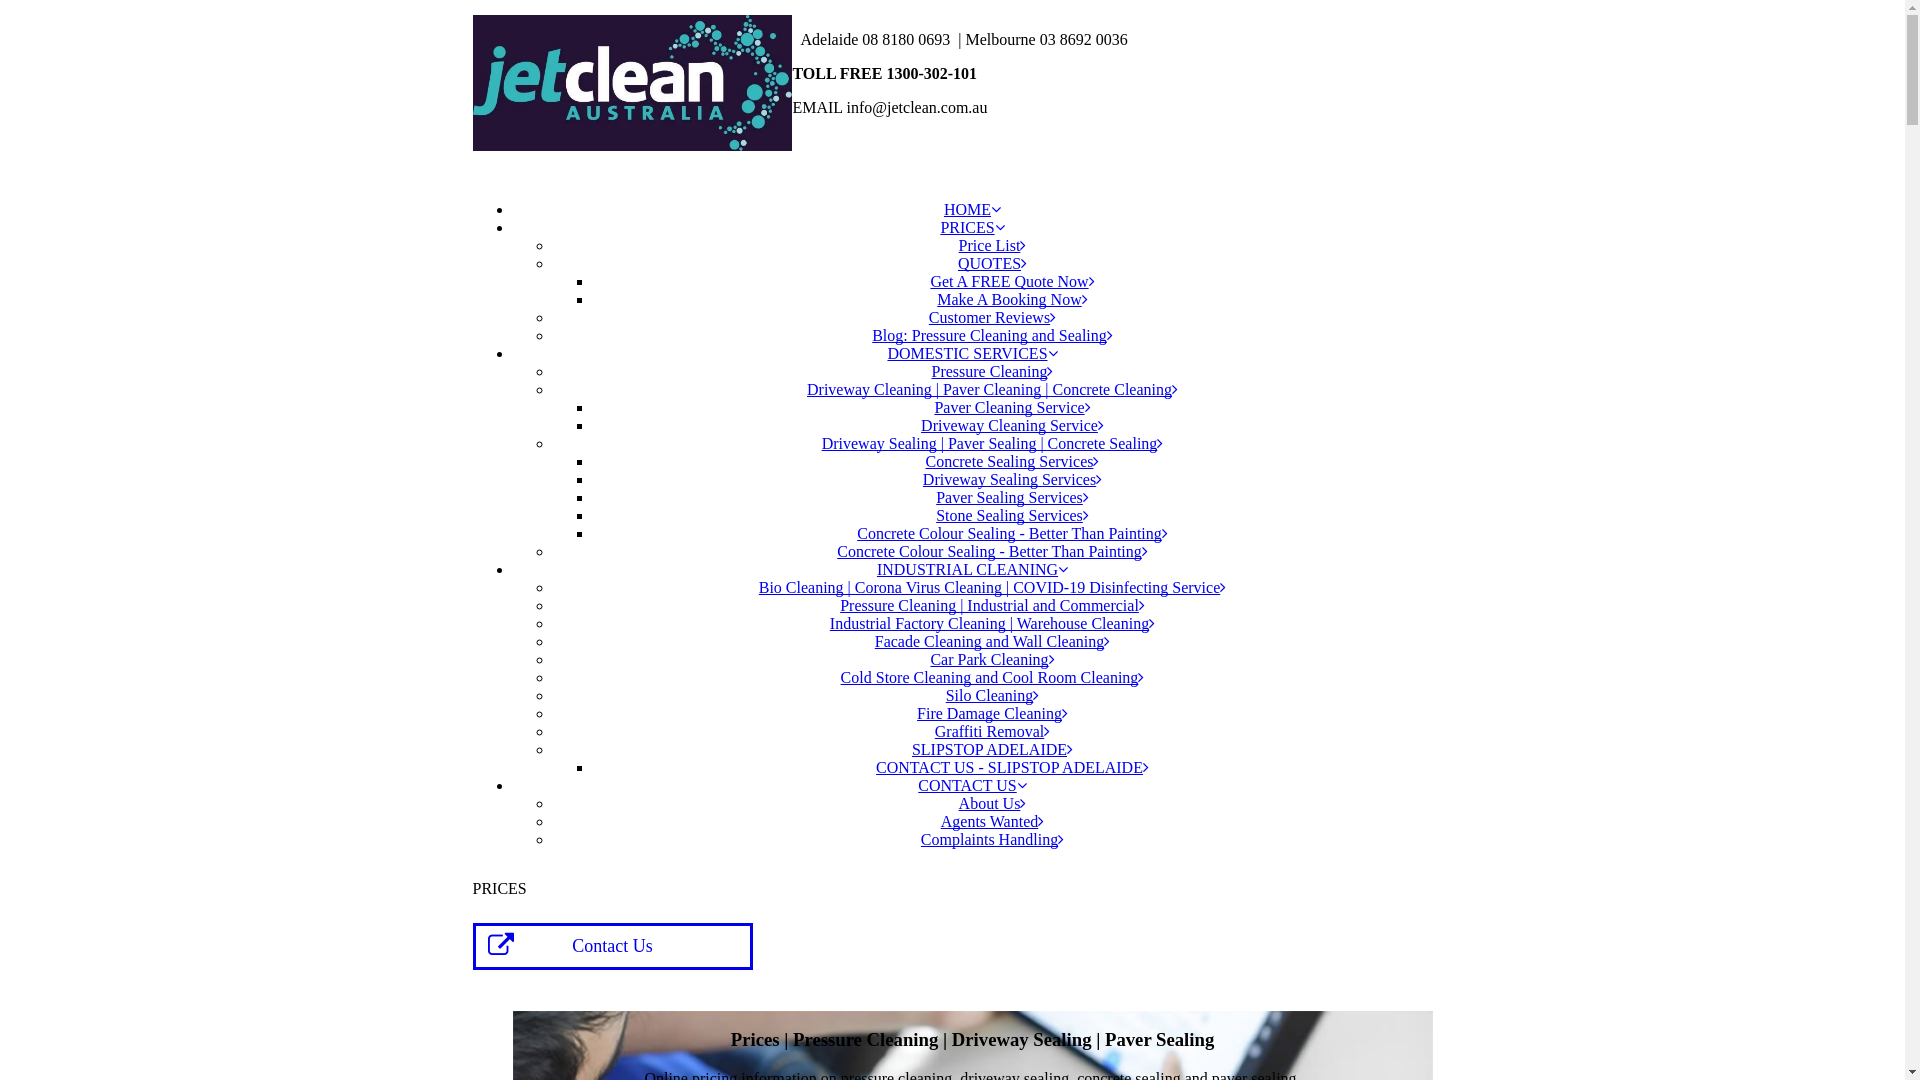  Describe the element at coordinates (1012, 766) in the screenshot. I see `'CONTACT US - SLIPSTOP ADELAIDE'` at that location.